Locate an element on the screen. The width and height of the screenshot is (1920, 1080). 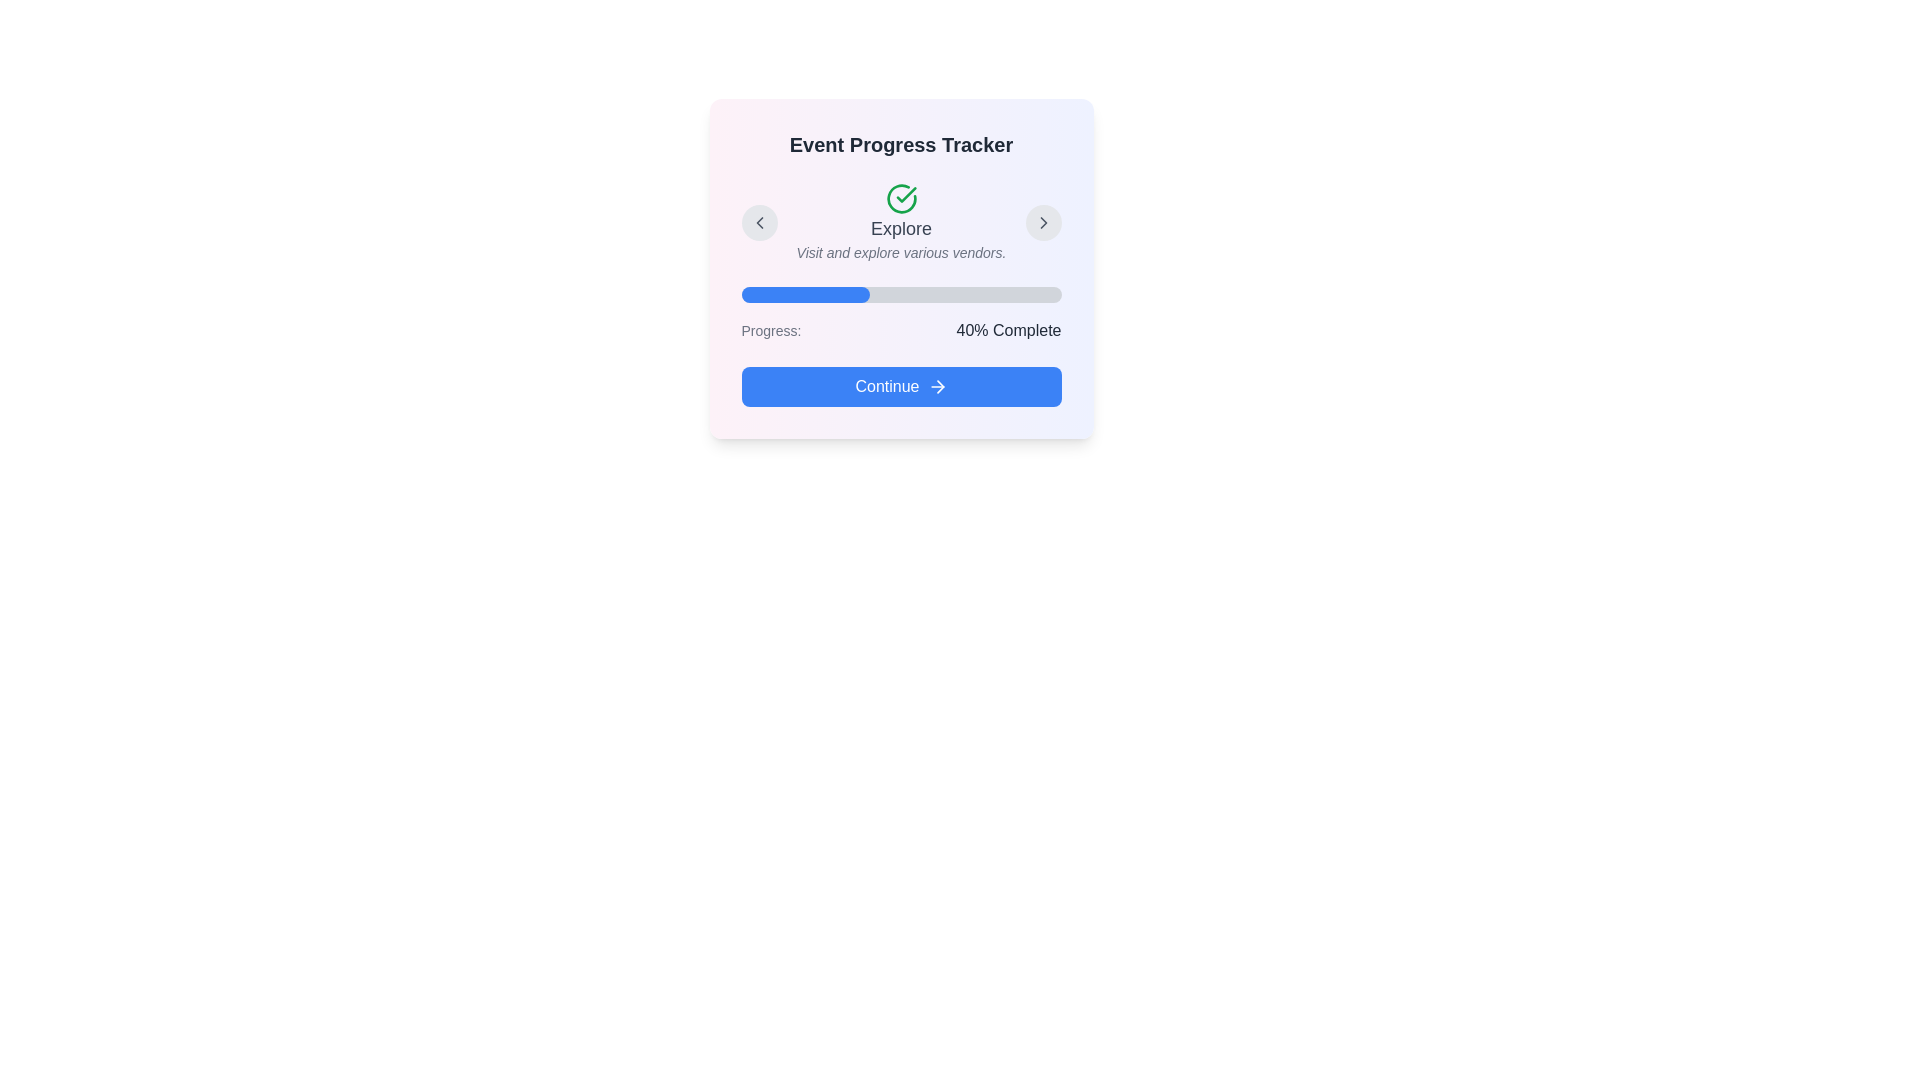
the Header Text element at the top of the card section, which provides context or a title for the content below it is located at coordinates (900, 144).